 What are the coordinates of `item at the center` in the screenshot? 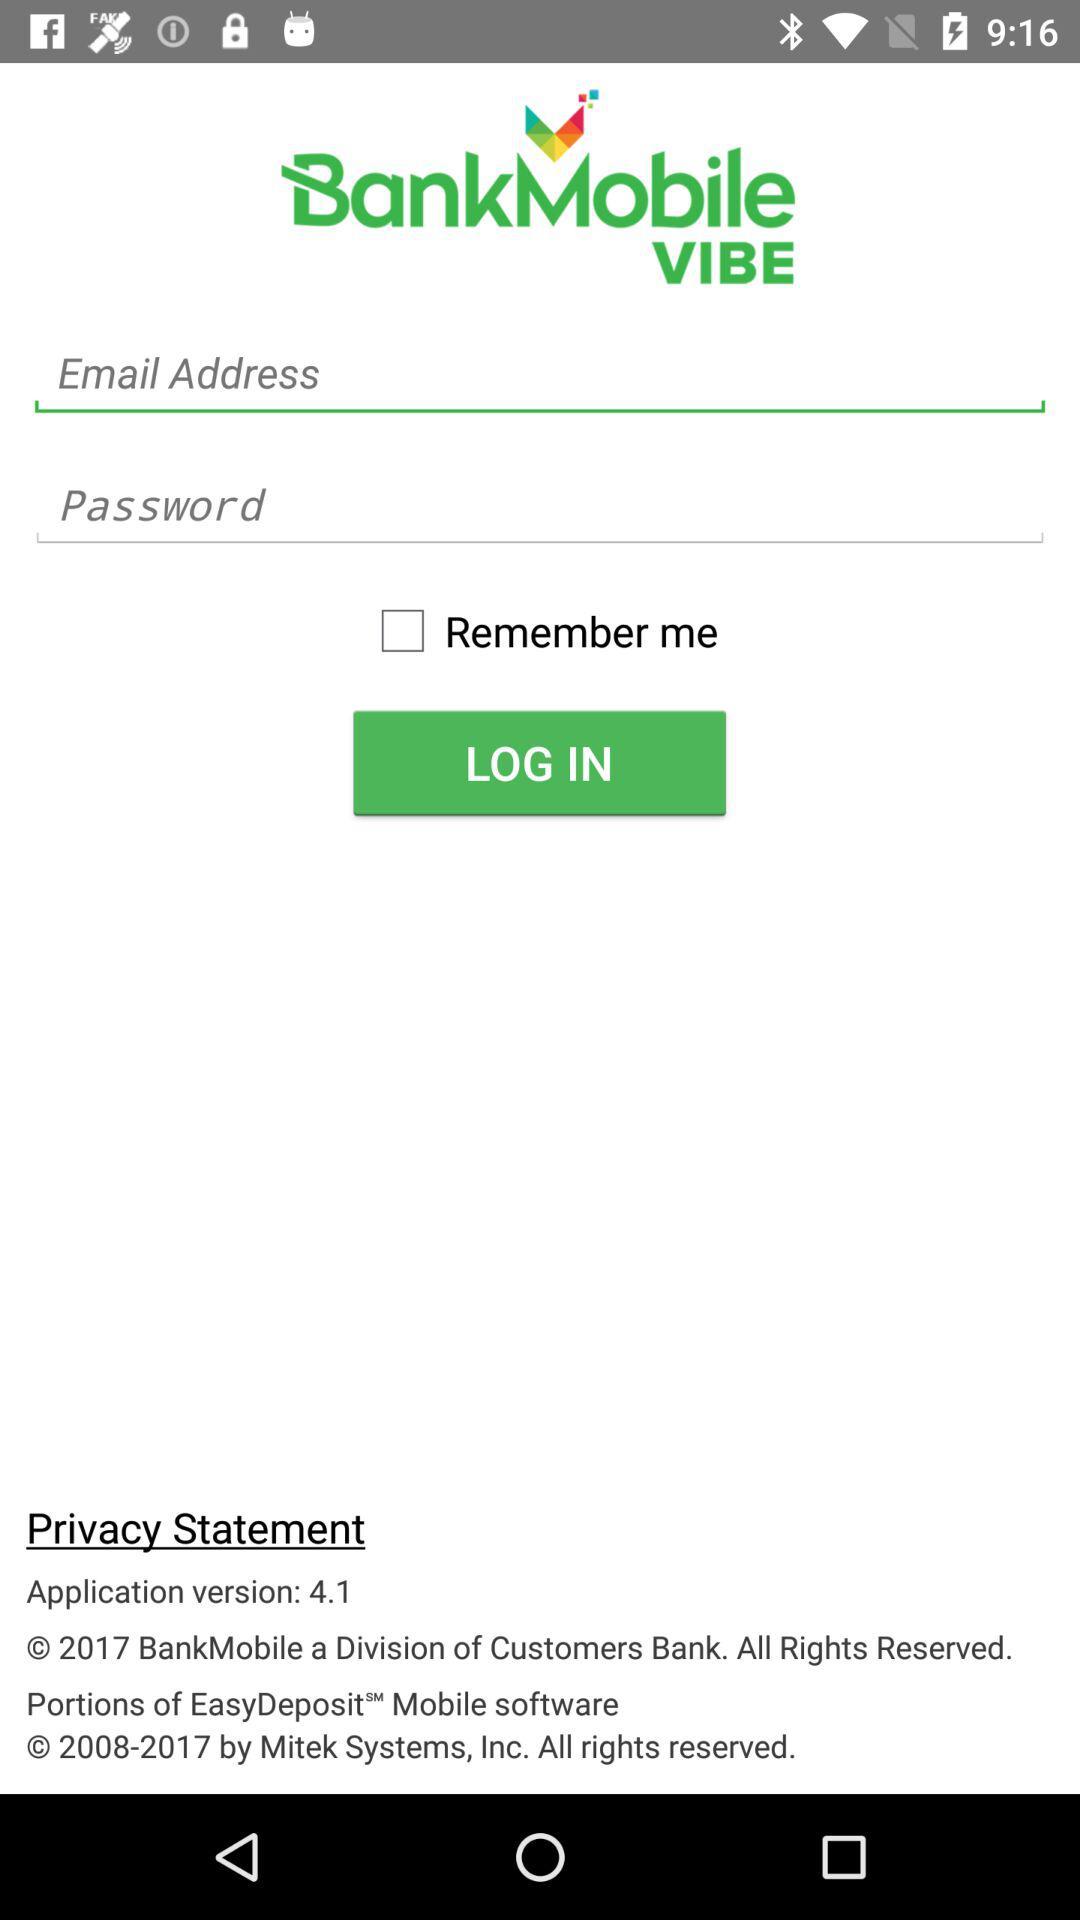 It's located at (538, 761).